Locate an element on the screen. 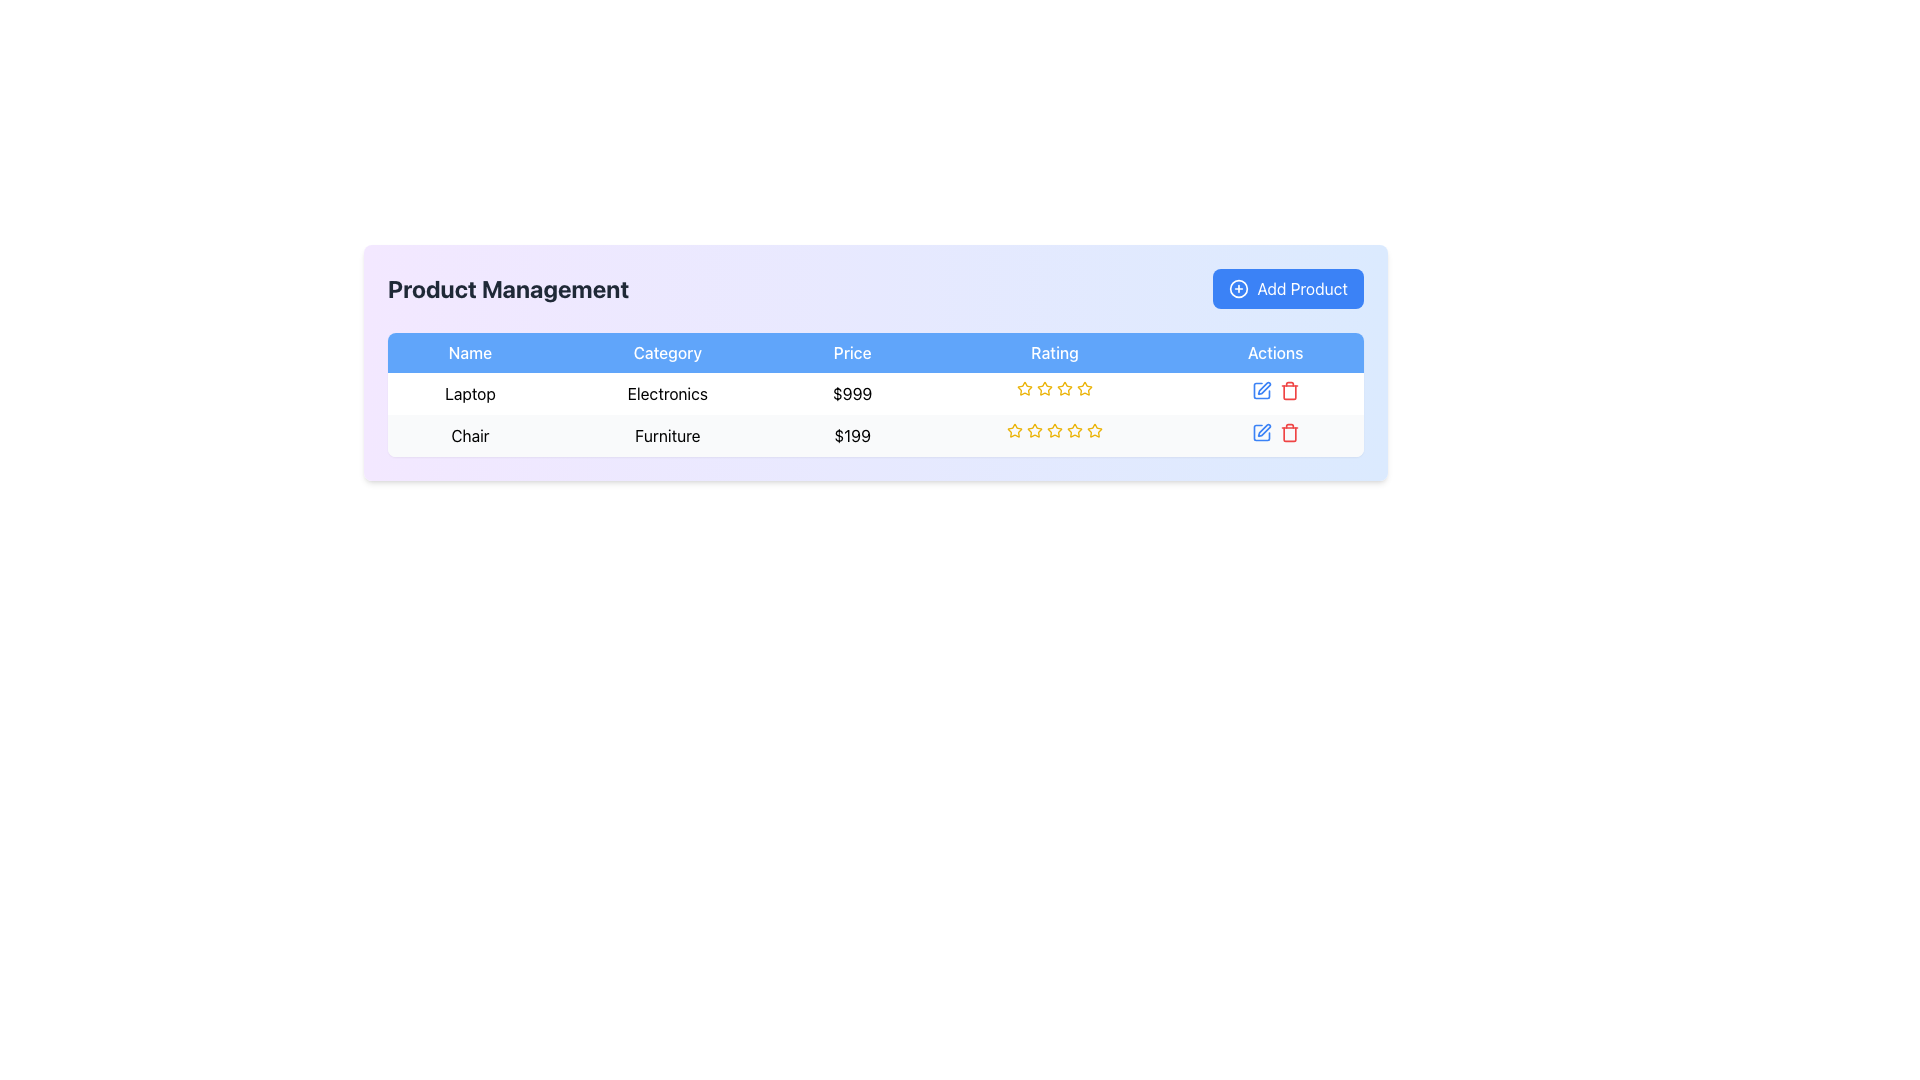 The image size is (1920, 1080). the first rating star icon representing the 'Chair' item in the second row of the rating column is located at coordinates (1014, 429).